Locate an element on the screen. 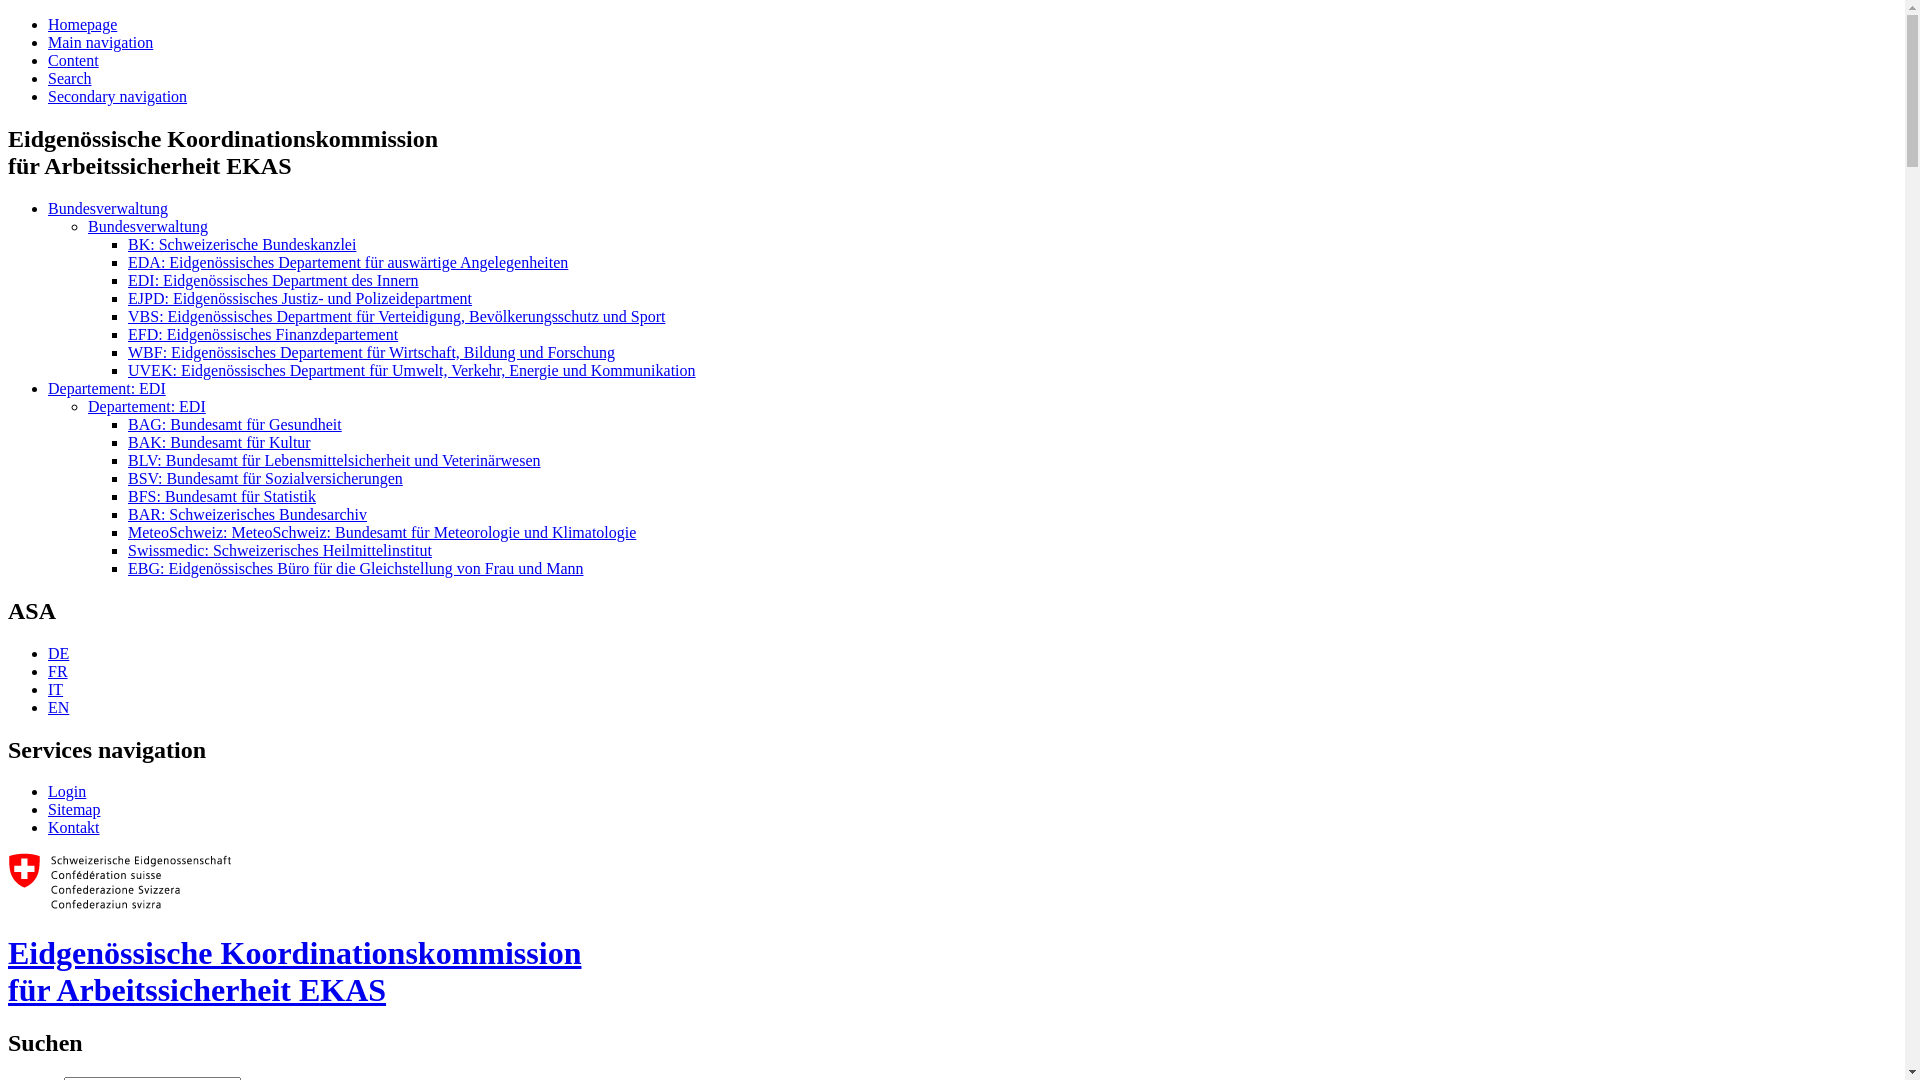  'Search' is located at coordinates (70, 77).